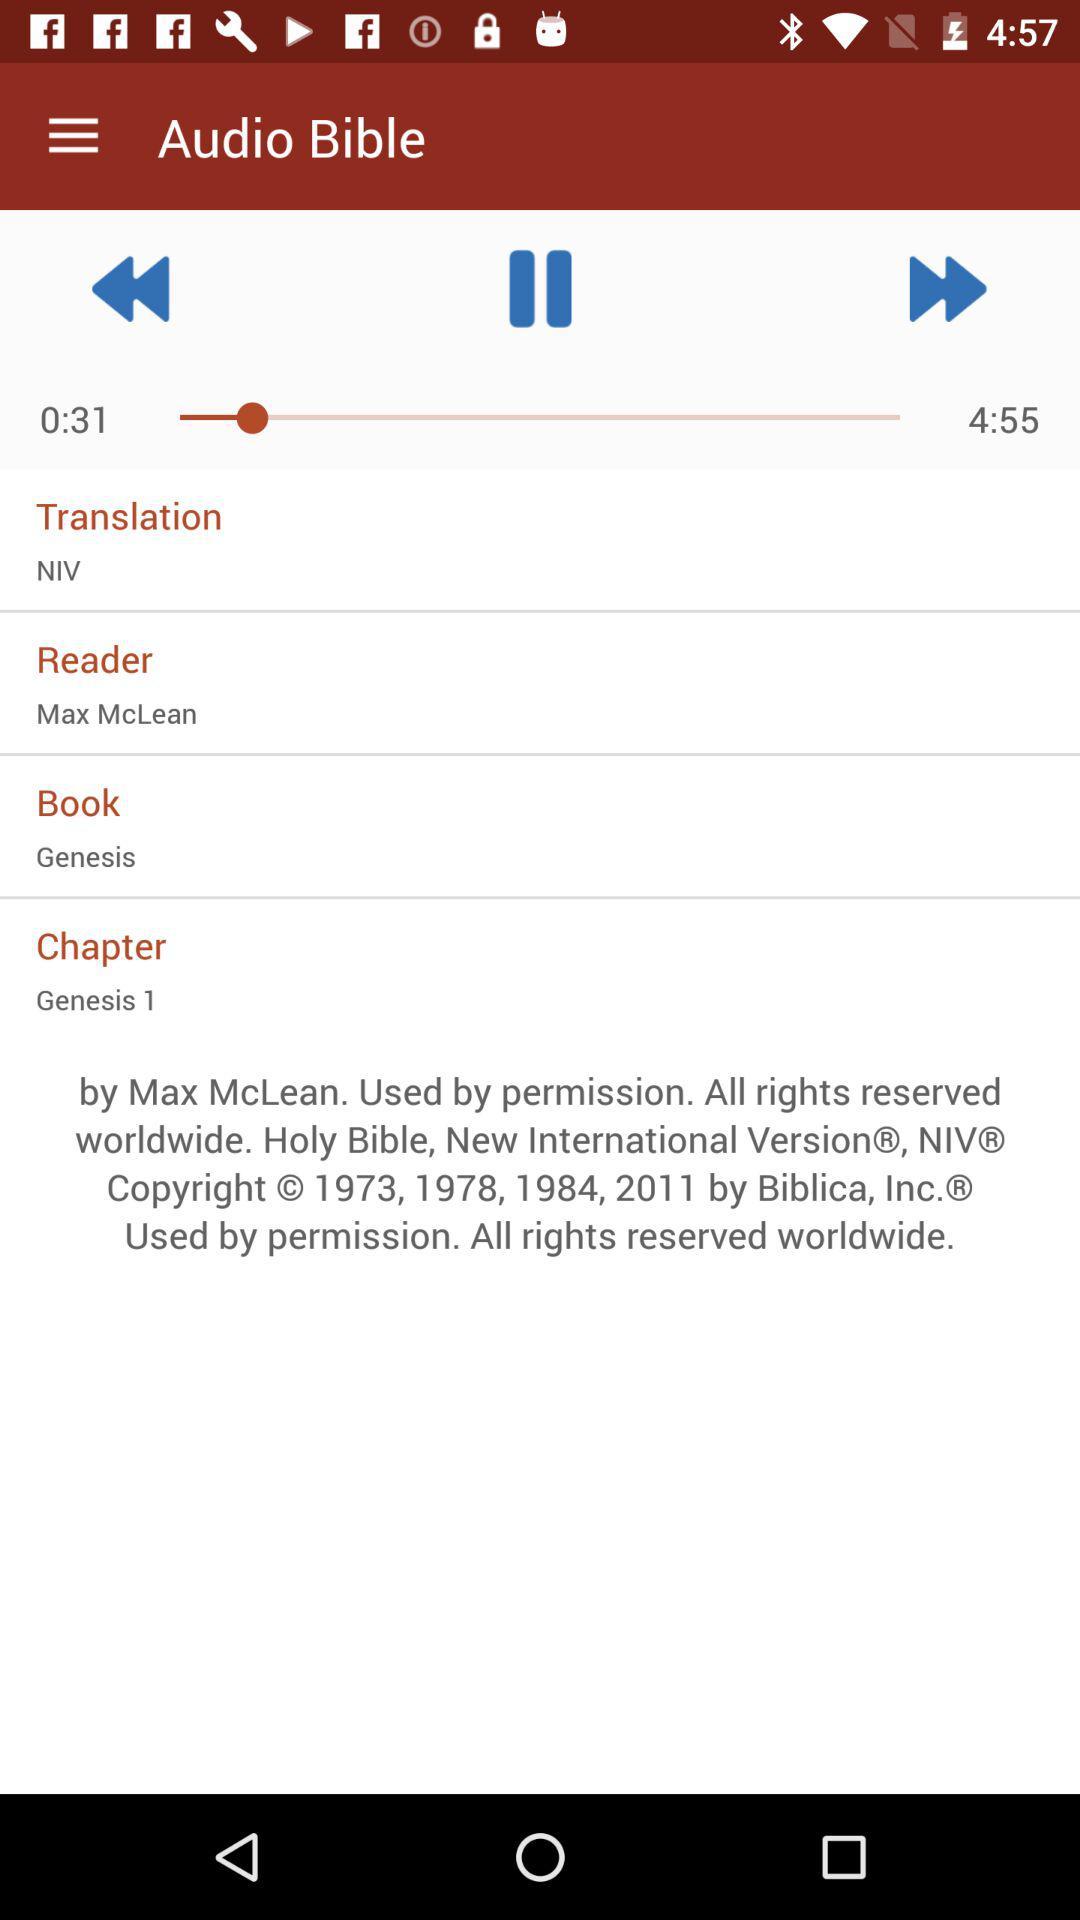  Describe the element at coordinates (947, 287) in the screenshot. I see `the av_forward icon` at that location.